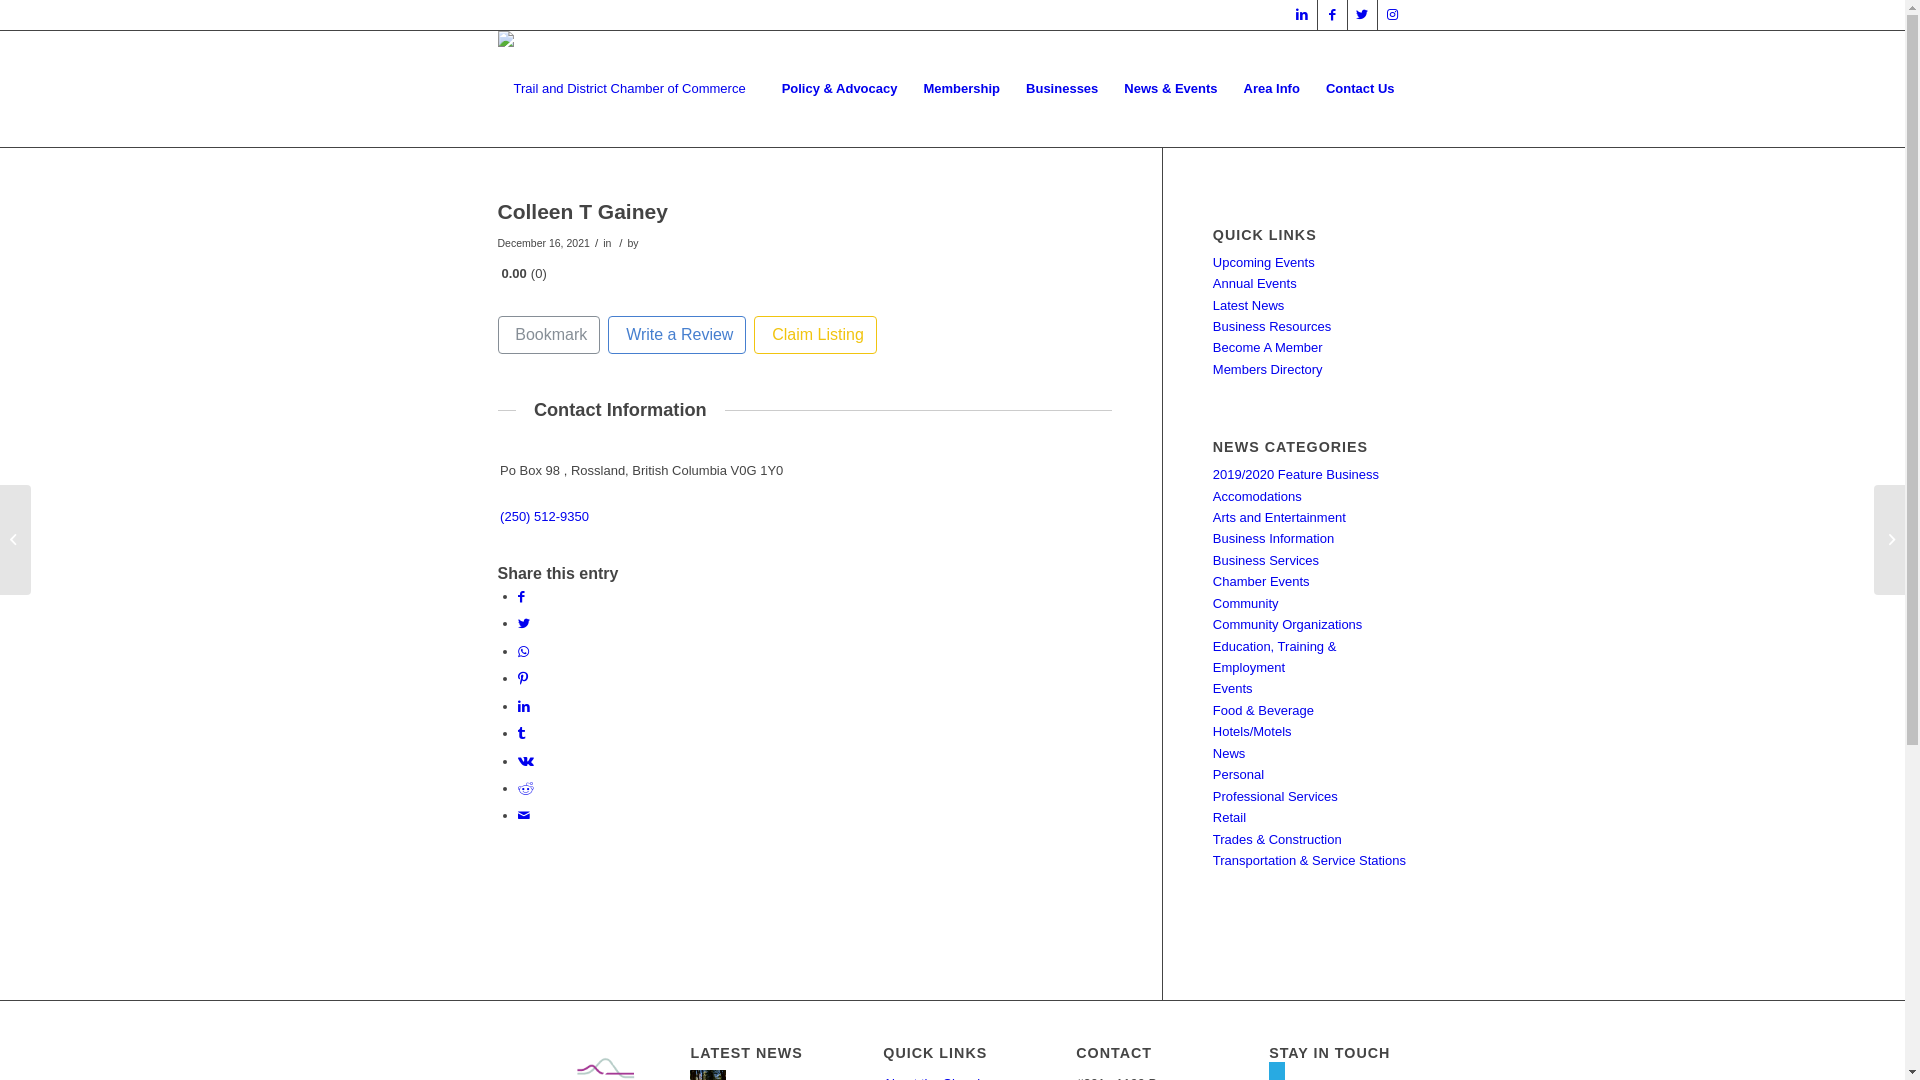 The image size is (1920, 1080). Describe the element at coordinates (1266, 346) in the screenshot. I see `'Become A Member'` at that location.